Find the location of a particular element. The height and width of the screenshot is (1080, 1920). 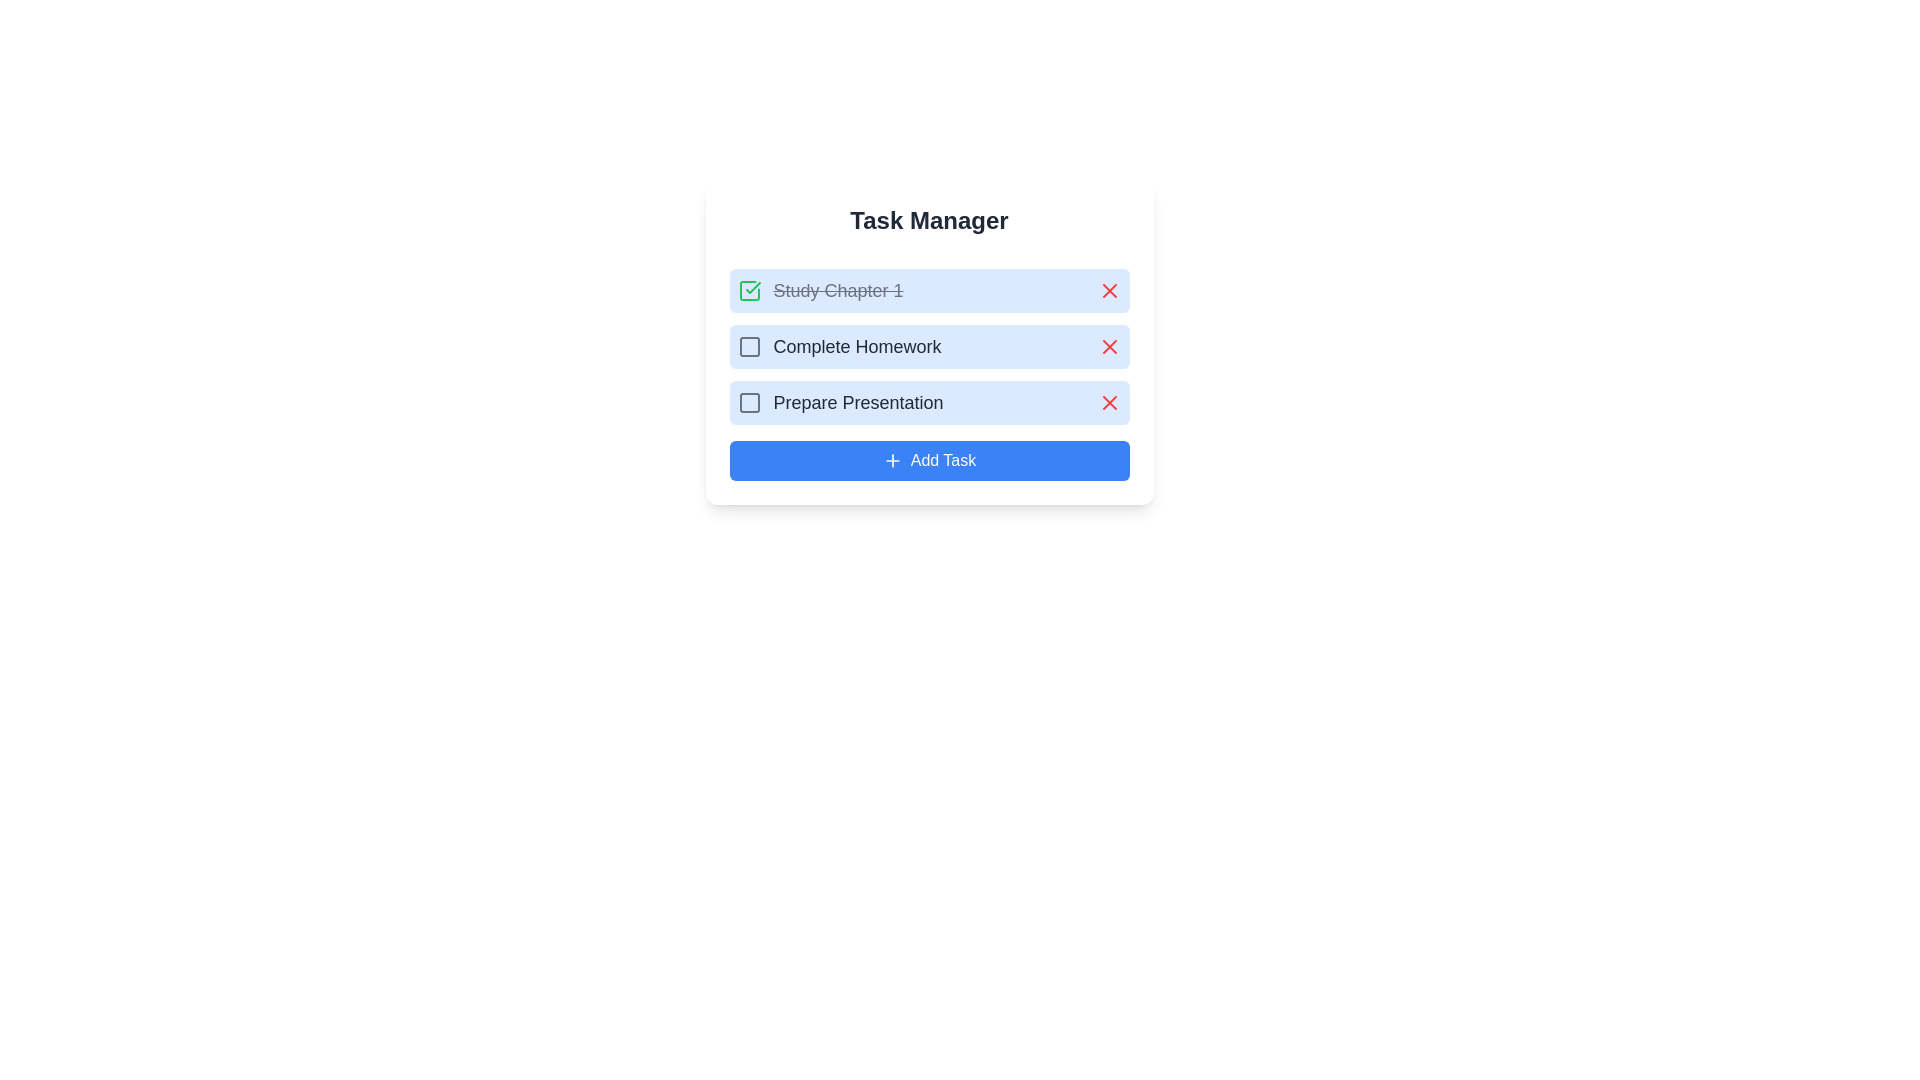

the static text label 'Prepare Presentation' in the Task Manager interface, which is styled with a larger font size and gray color, located in the third row of the task list is located at coordinates (858, 402).